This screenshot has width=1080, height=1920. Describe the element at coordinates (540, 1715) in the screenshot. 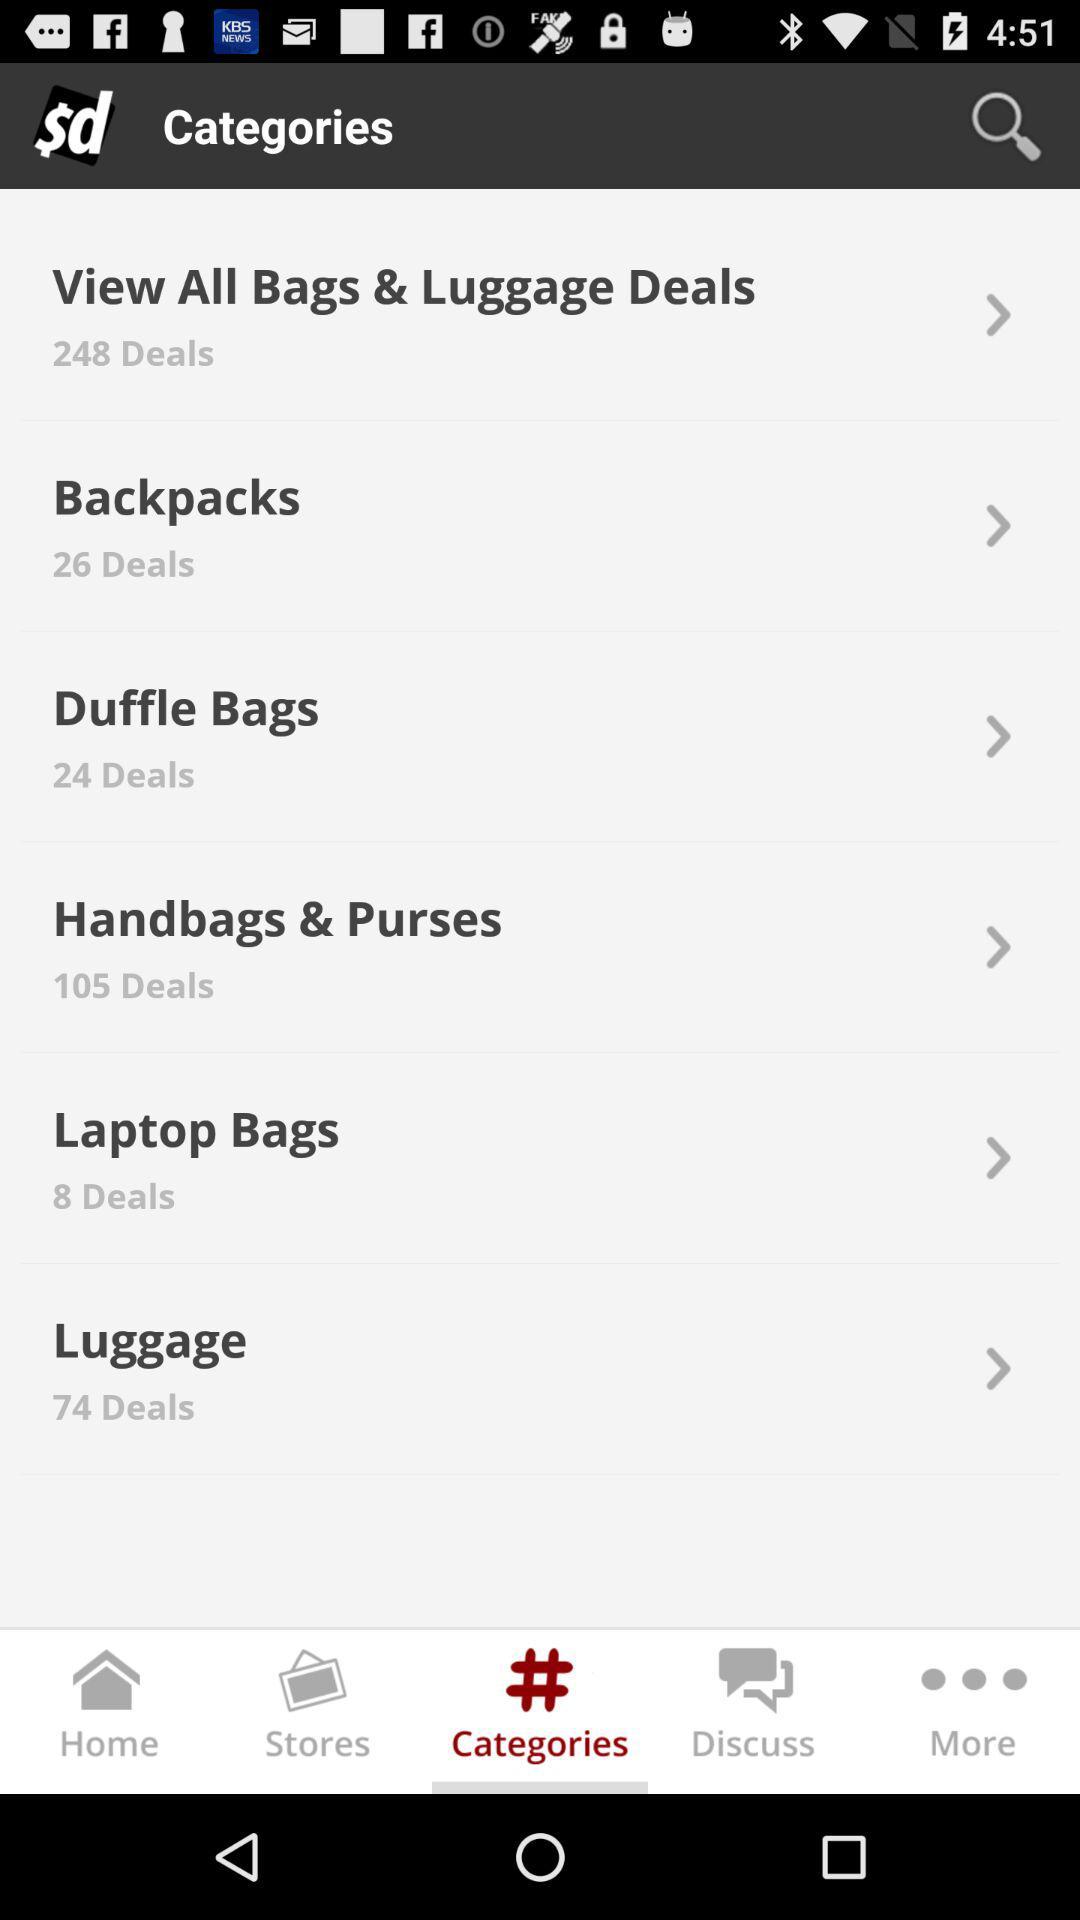

I see `open the categories button` at that location.